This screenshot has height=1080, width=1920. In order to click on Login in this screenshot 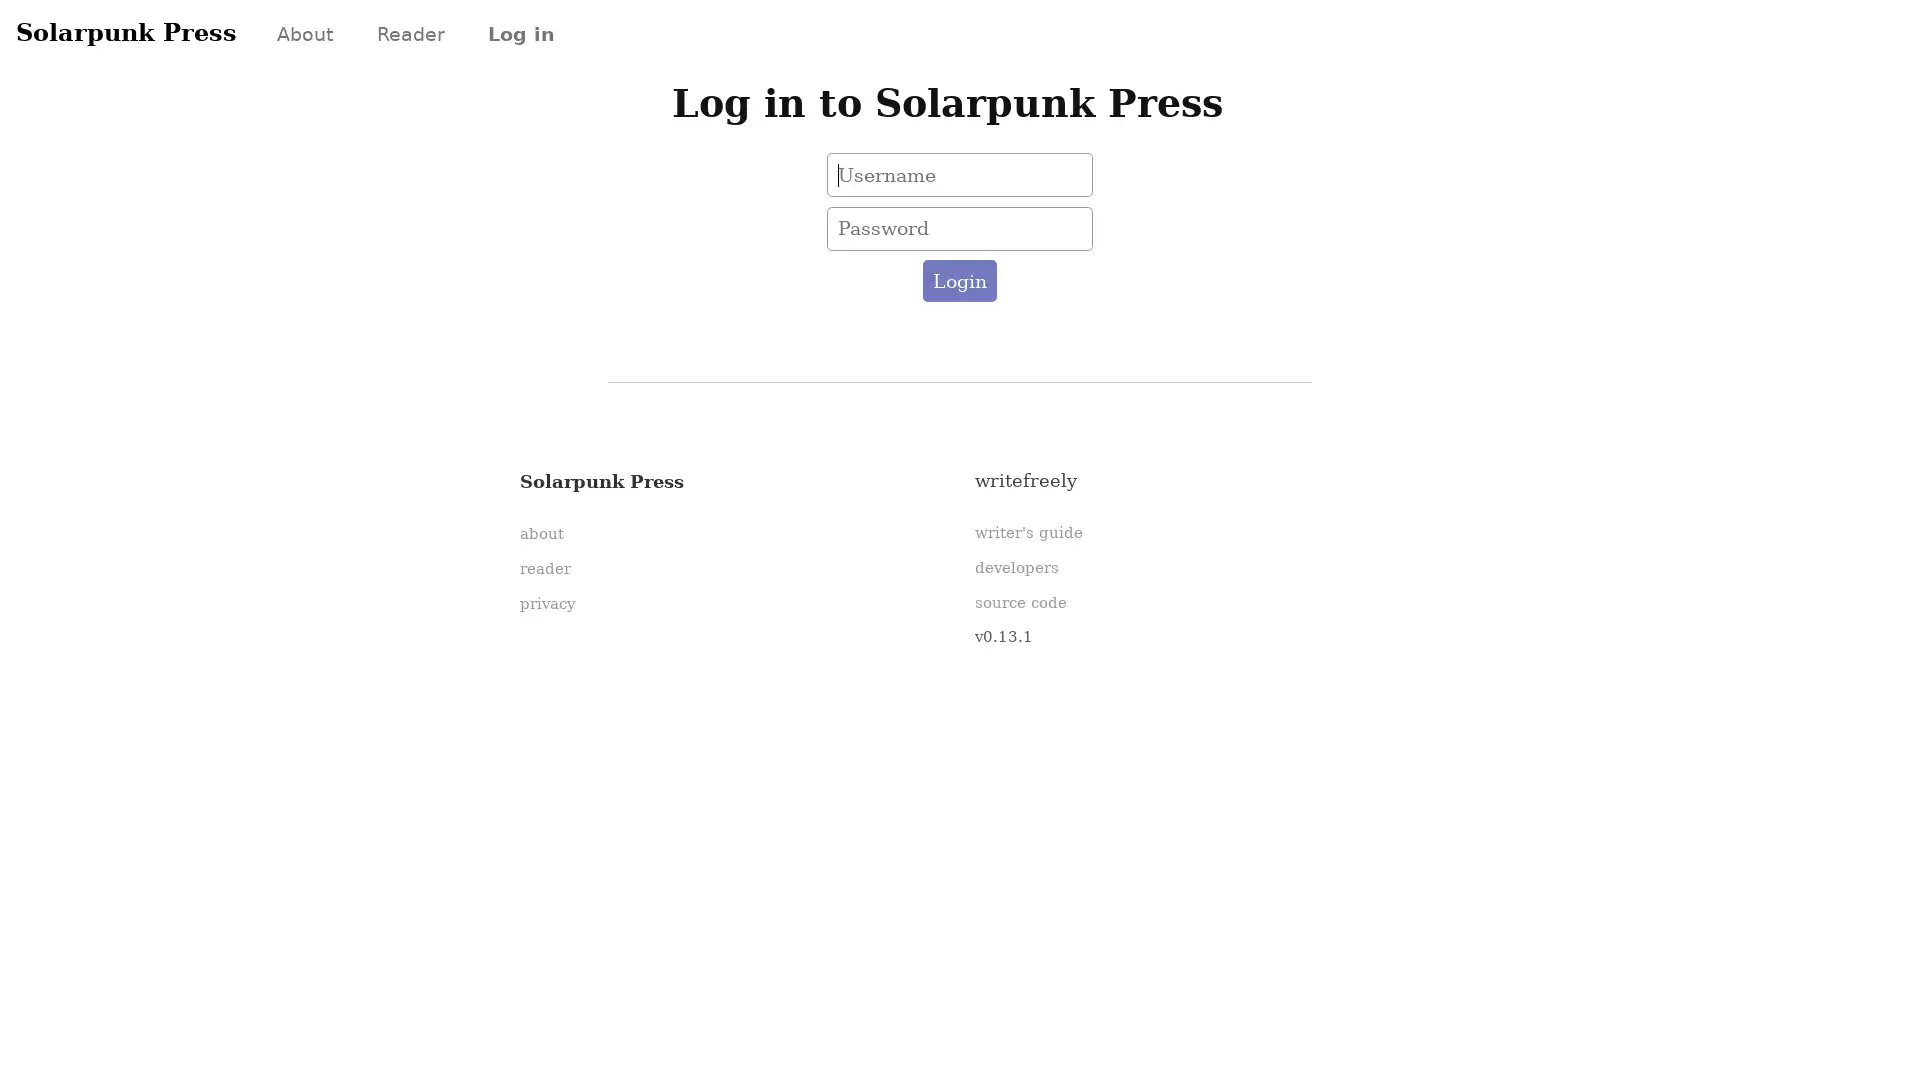, I will do `click(958, 281)`.